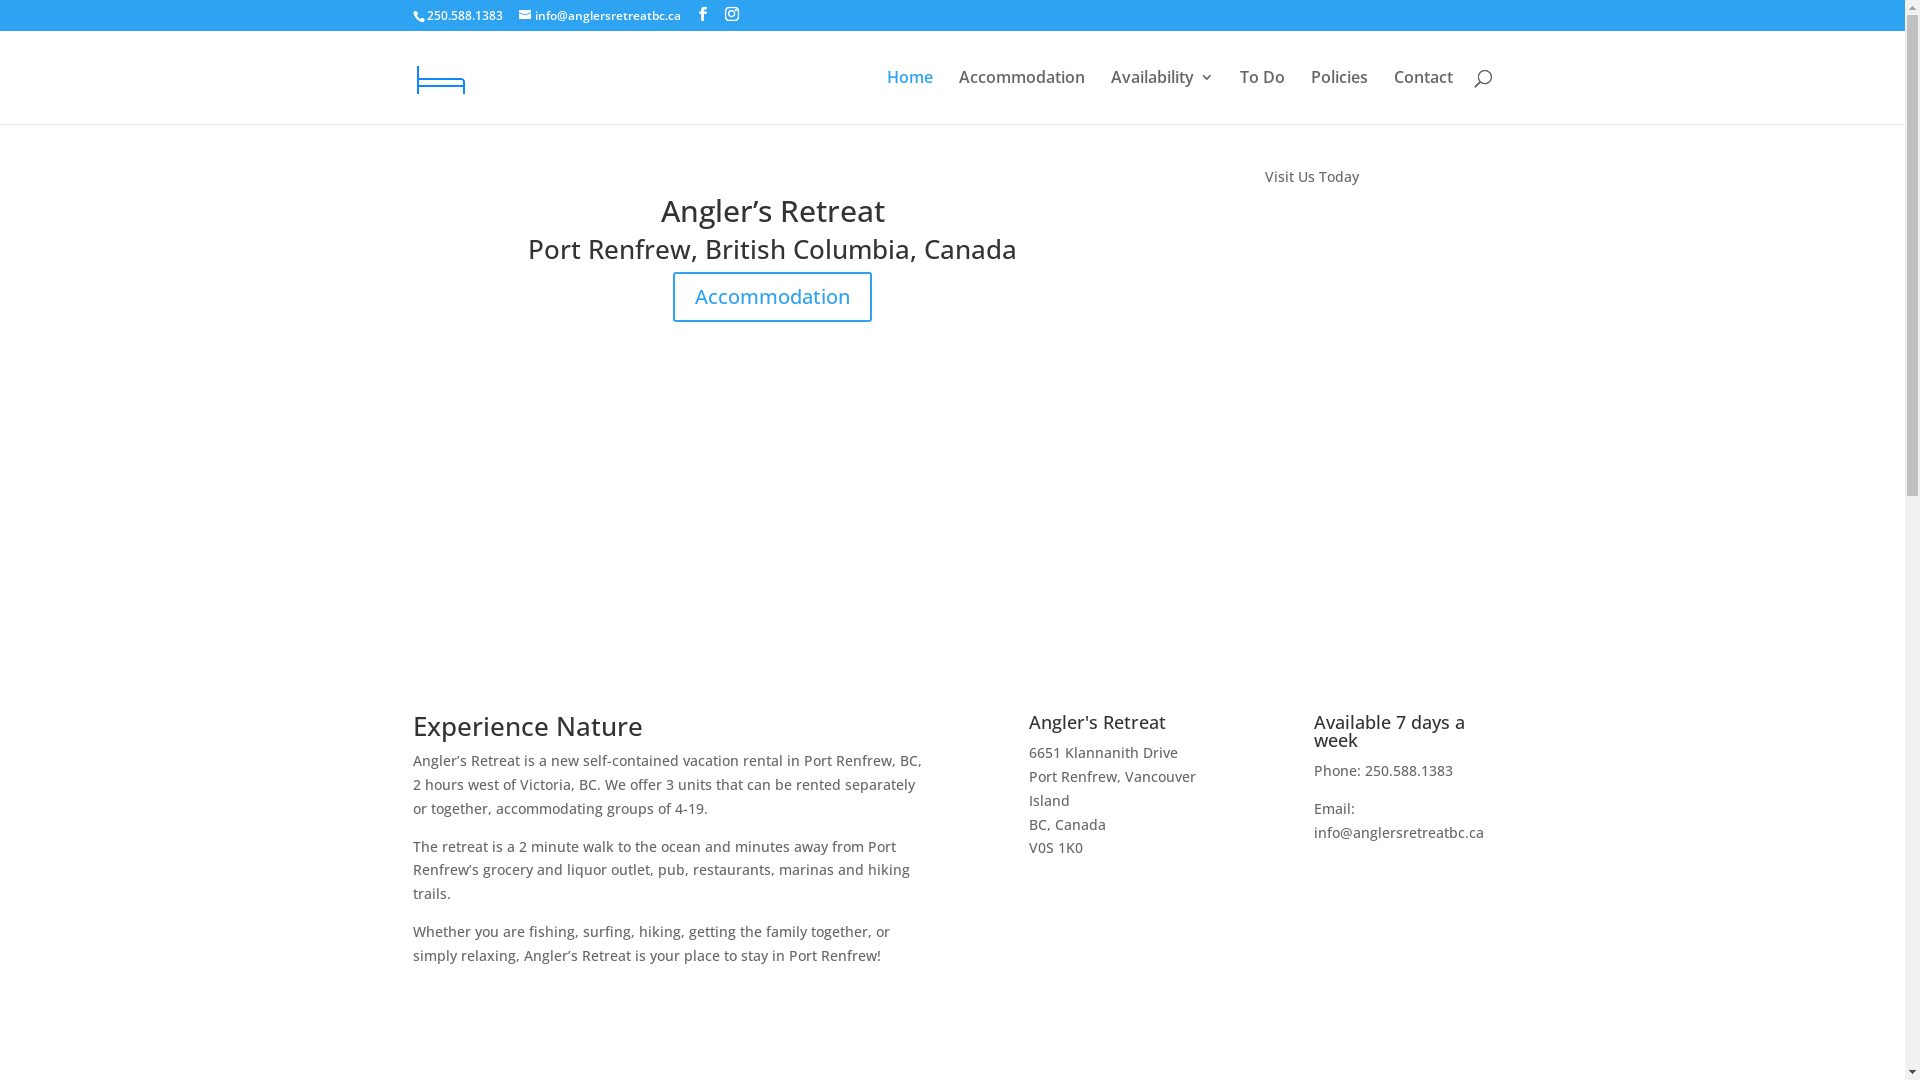 This screenshot has height=1080, width=1920. Describe the element at coordinates (1261, 96) in the screenshot. I see `'To Do'` at that location.